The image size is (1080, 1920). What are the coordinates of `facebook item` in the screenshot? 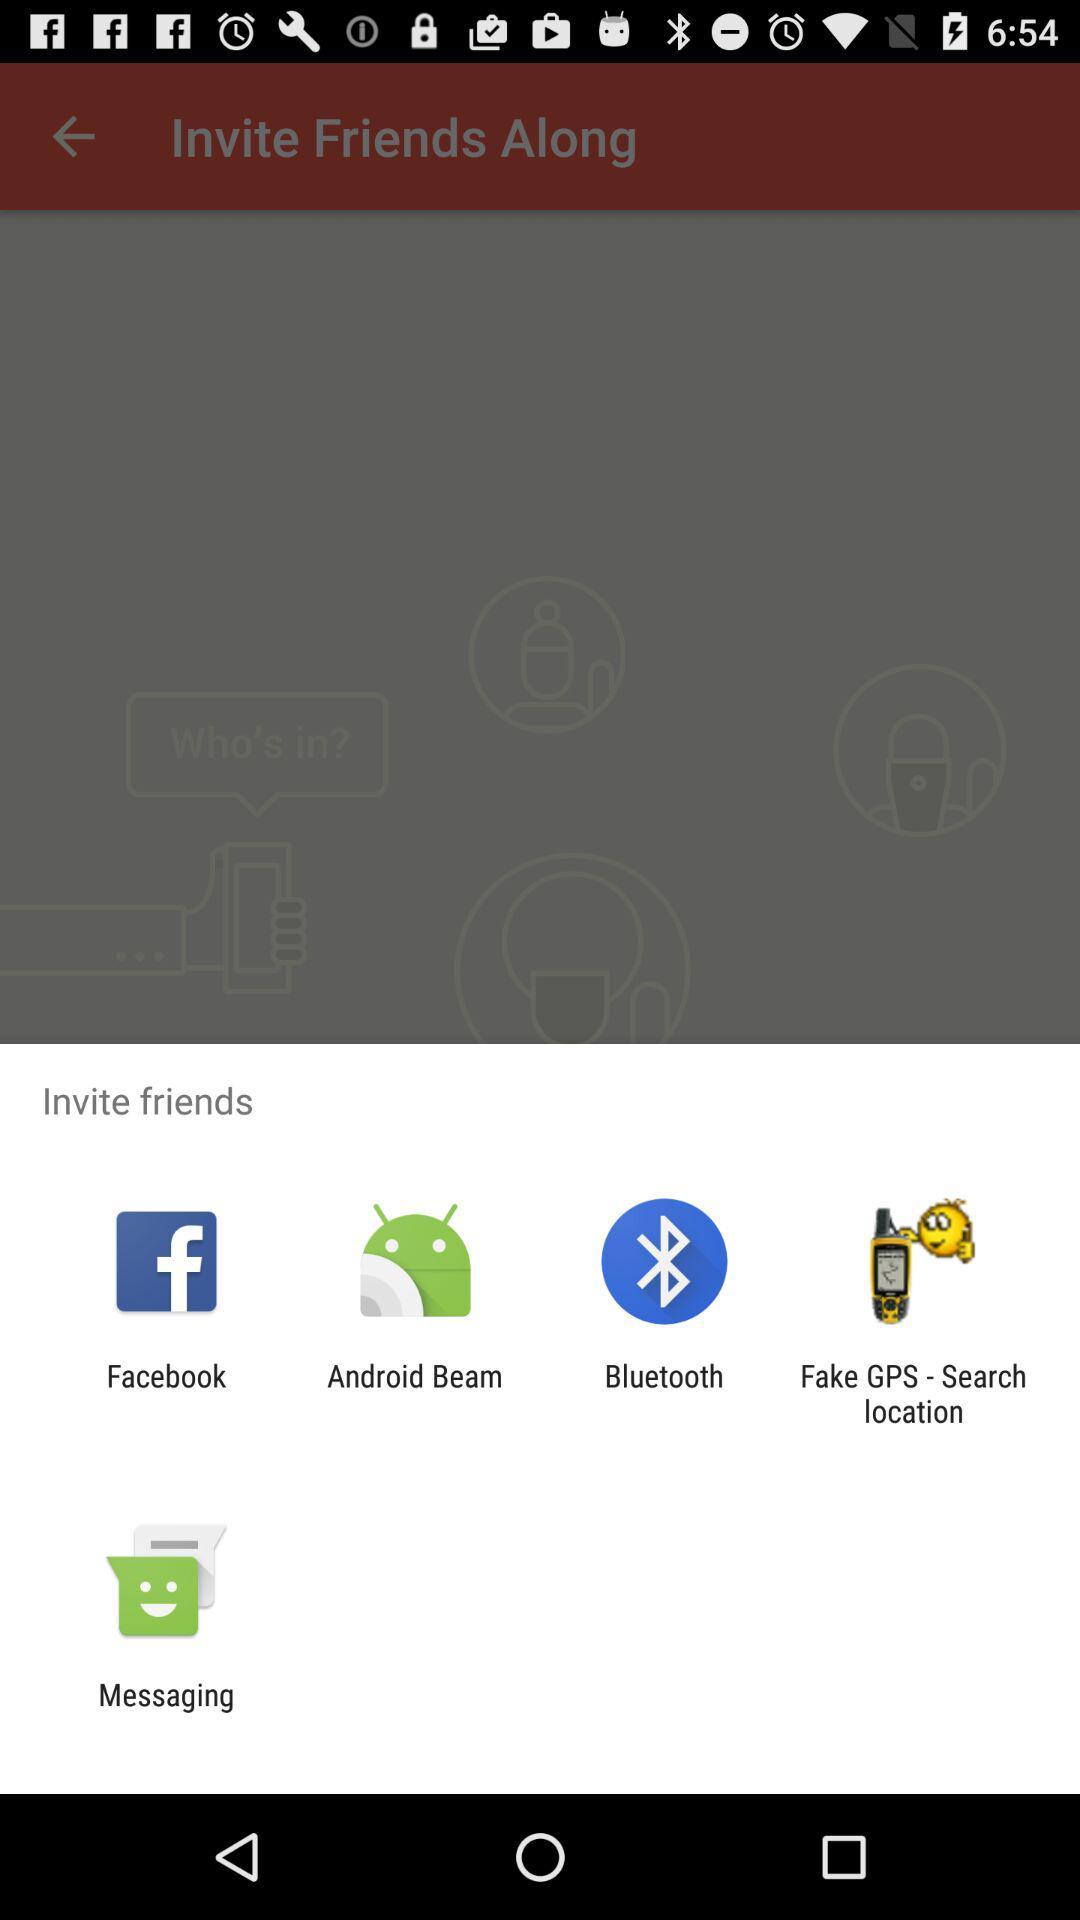 It's located at (165, 1392).